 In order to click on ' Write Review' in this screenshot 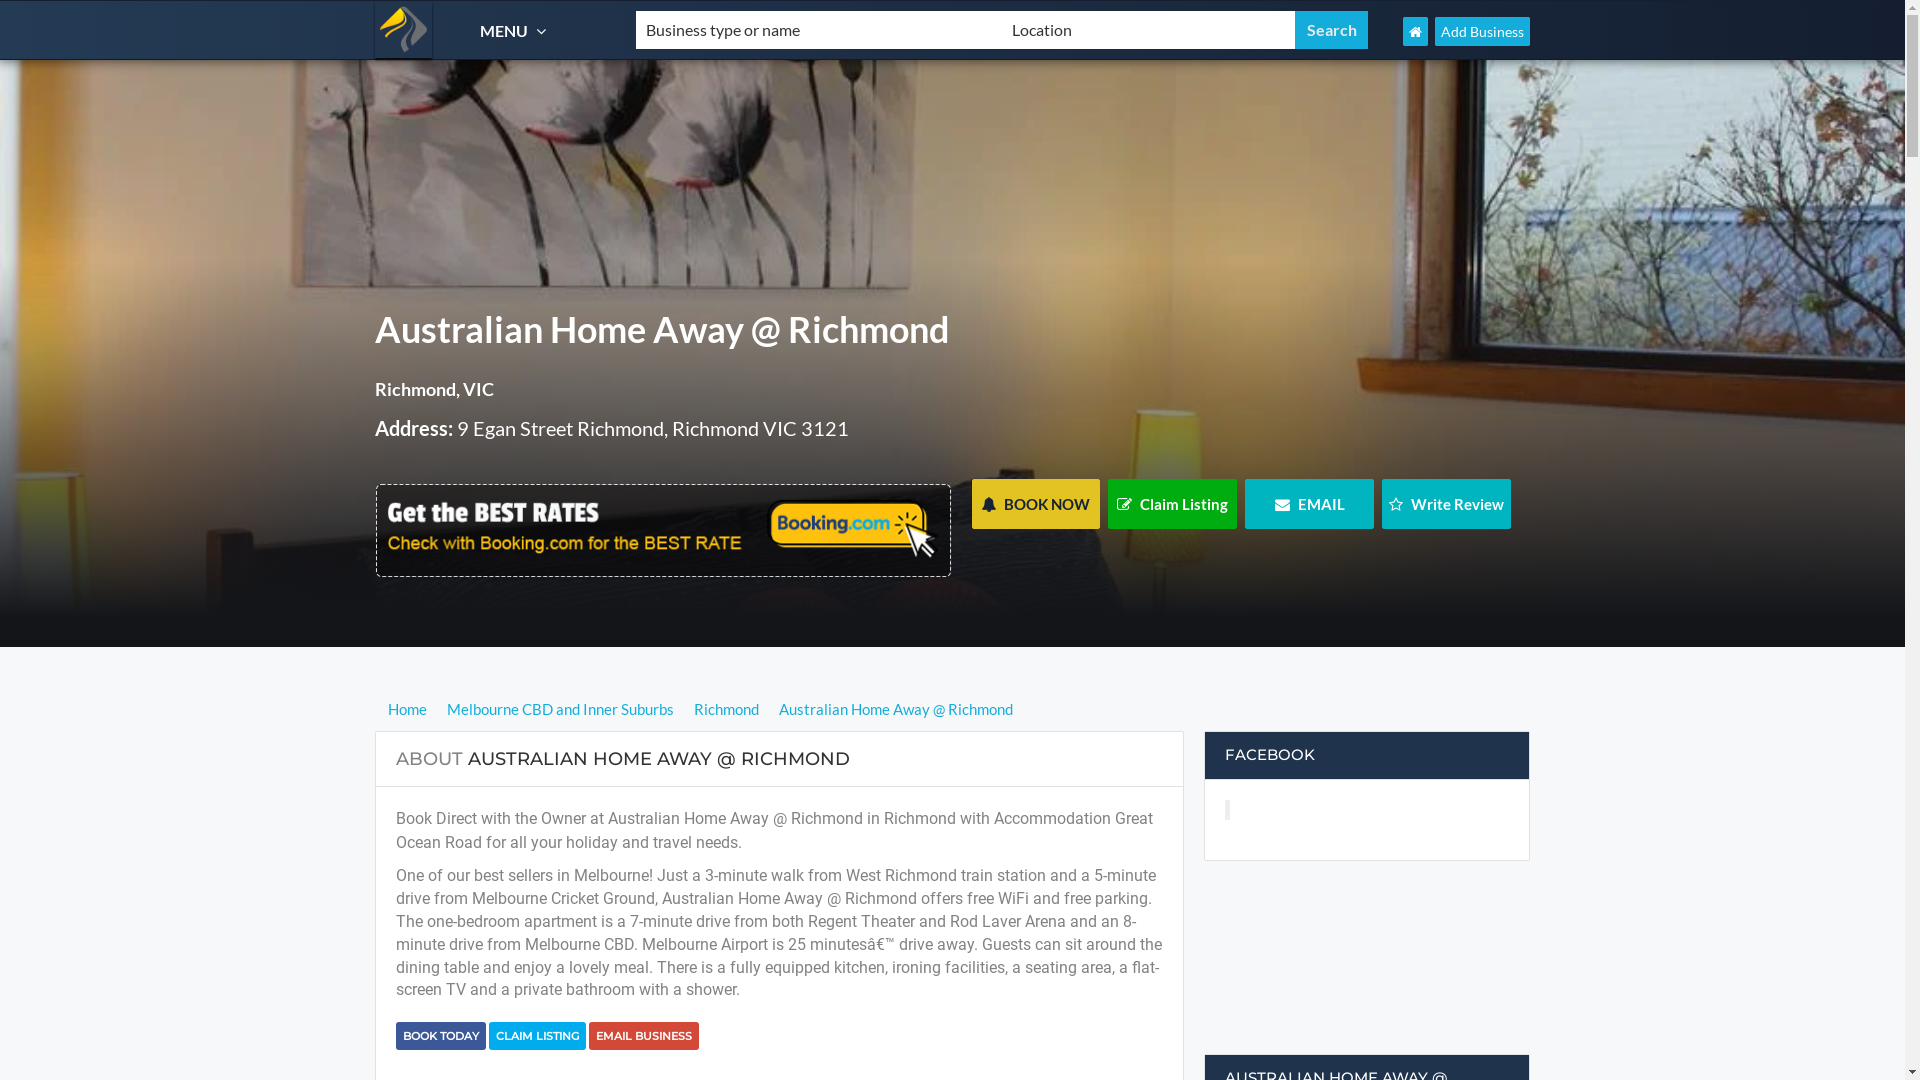, I will do `click(1446, 503)`.